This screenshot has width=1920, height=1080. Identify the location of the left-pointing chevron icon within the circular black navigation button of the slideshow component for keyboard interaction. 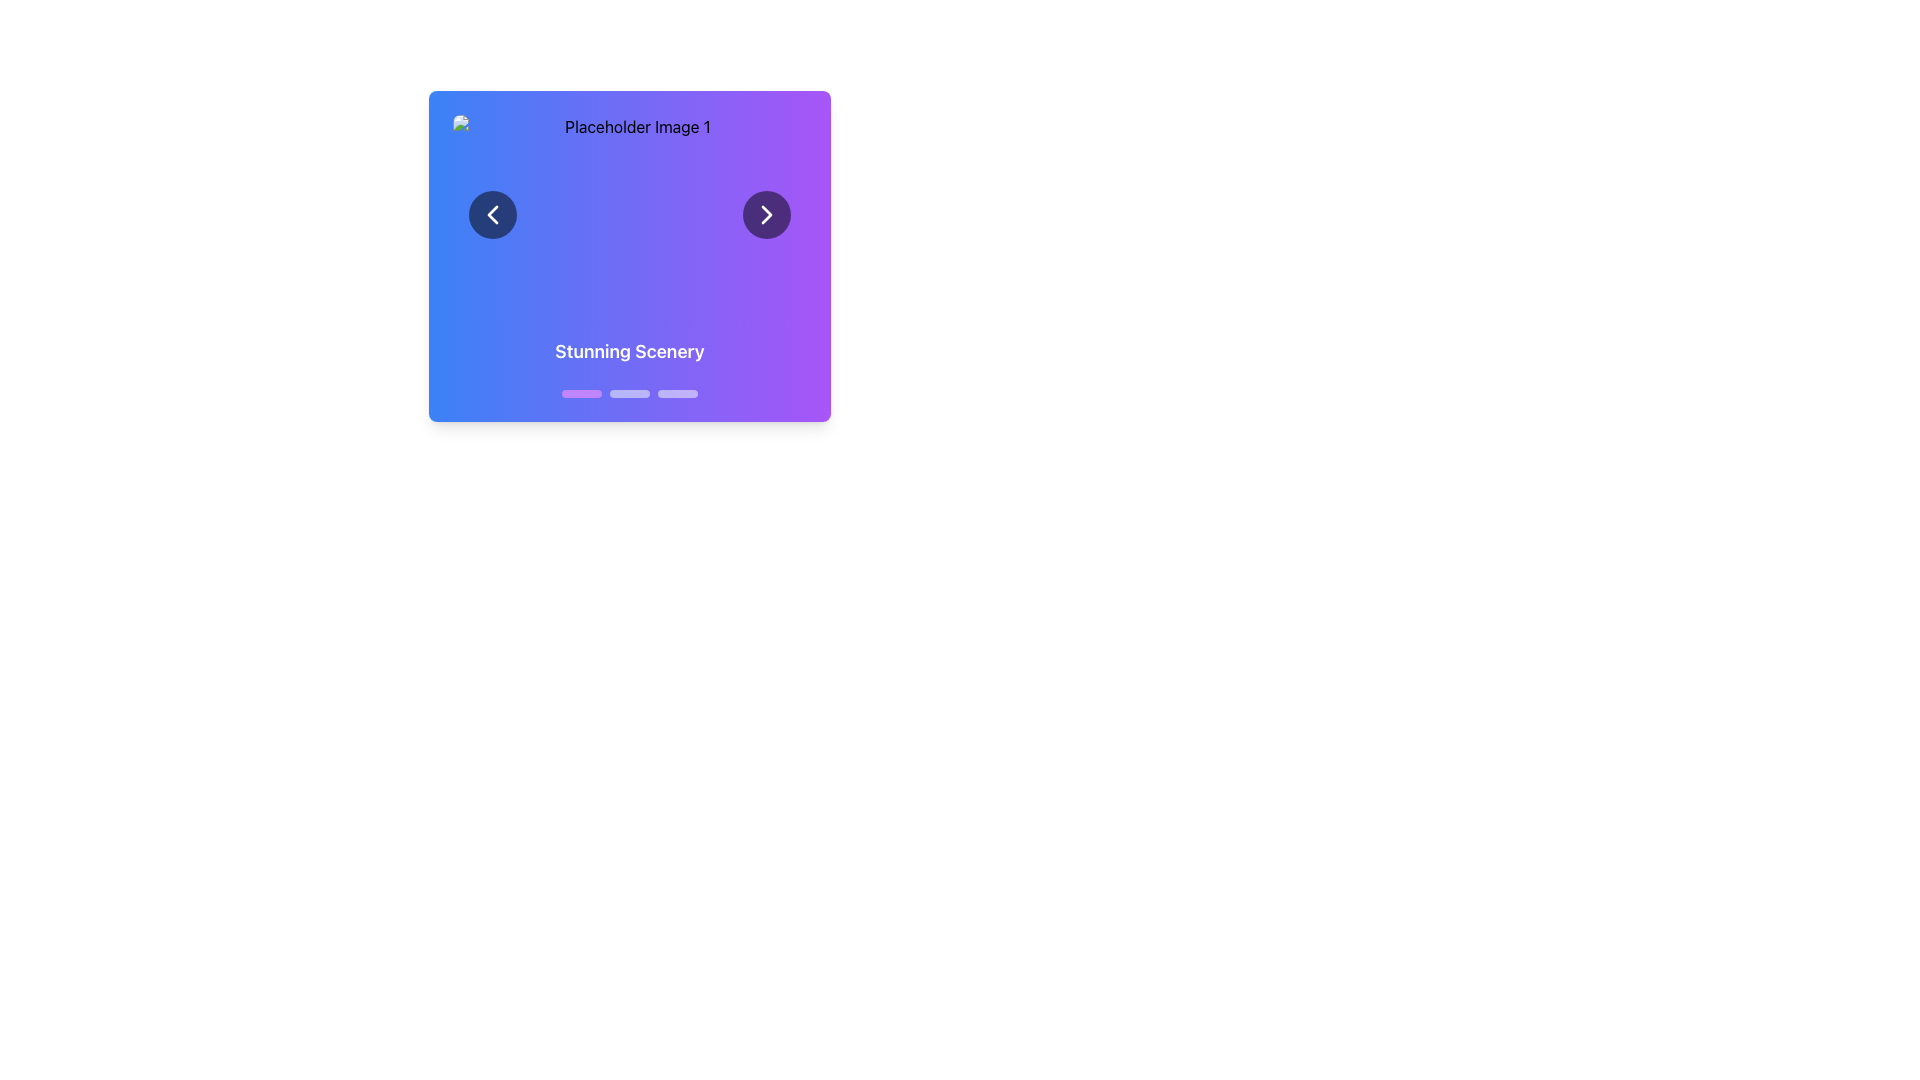
(493, 214).